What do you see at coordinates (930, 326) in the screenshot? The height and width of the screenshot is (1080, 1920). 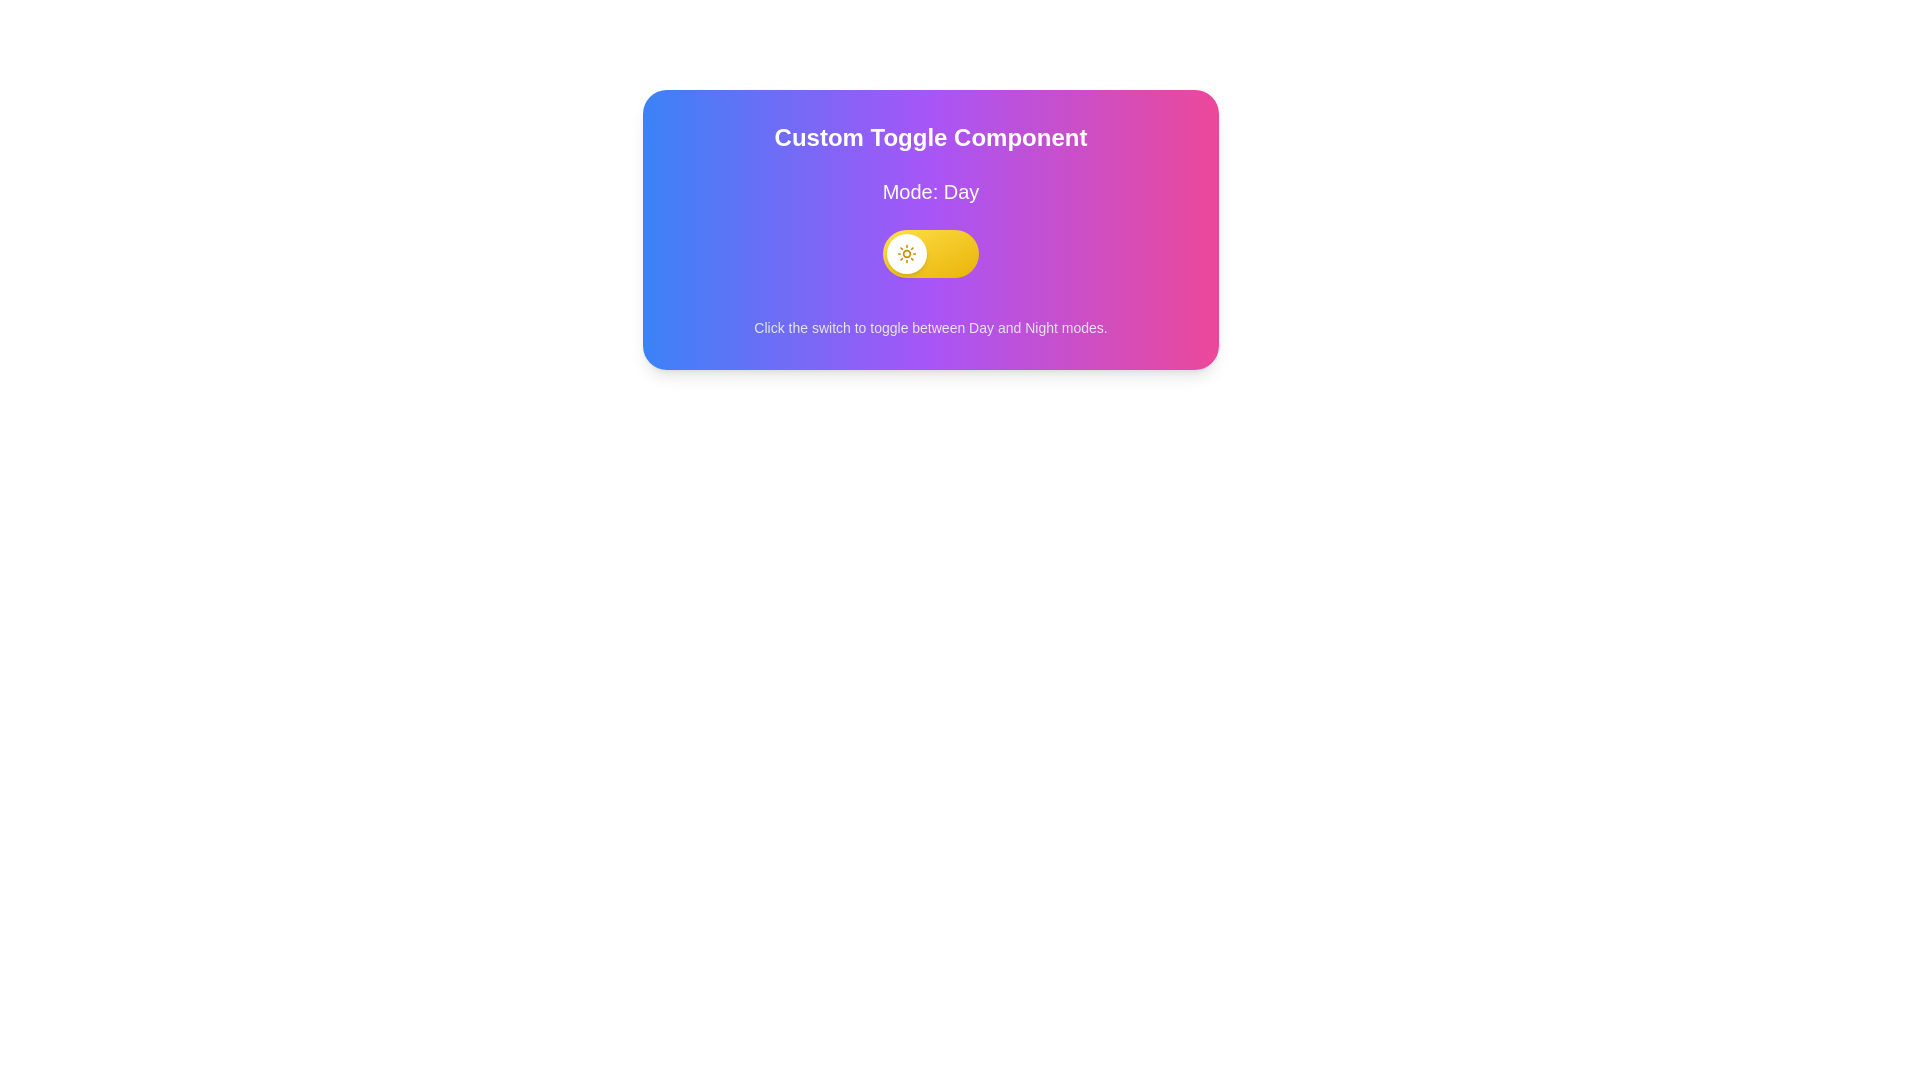 I see `instructional guidance text label located at the bottom of the card, centered horizontally, providing interaction instructions for the toggle switch above it` at bounding box center [930, 326].